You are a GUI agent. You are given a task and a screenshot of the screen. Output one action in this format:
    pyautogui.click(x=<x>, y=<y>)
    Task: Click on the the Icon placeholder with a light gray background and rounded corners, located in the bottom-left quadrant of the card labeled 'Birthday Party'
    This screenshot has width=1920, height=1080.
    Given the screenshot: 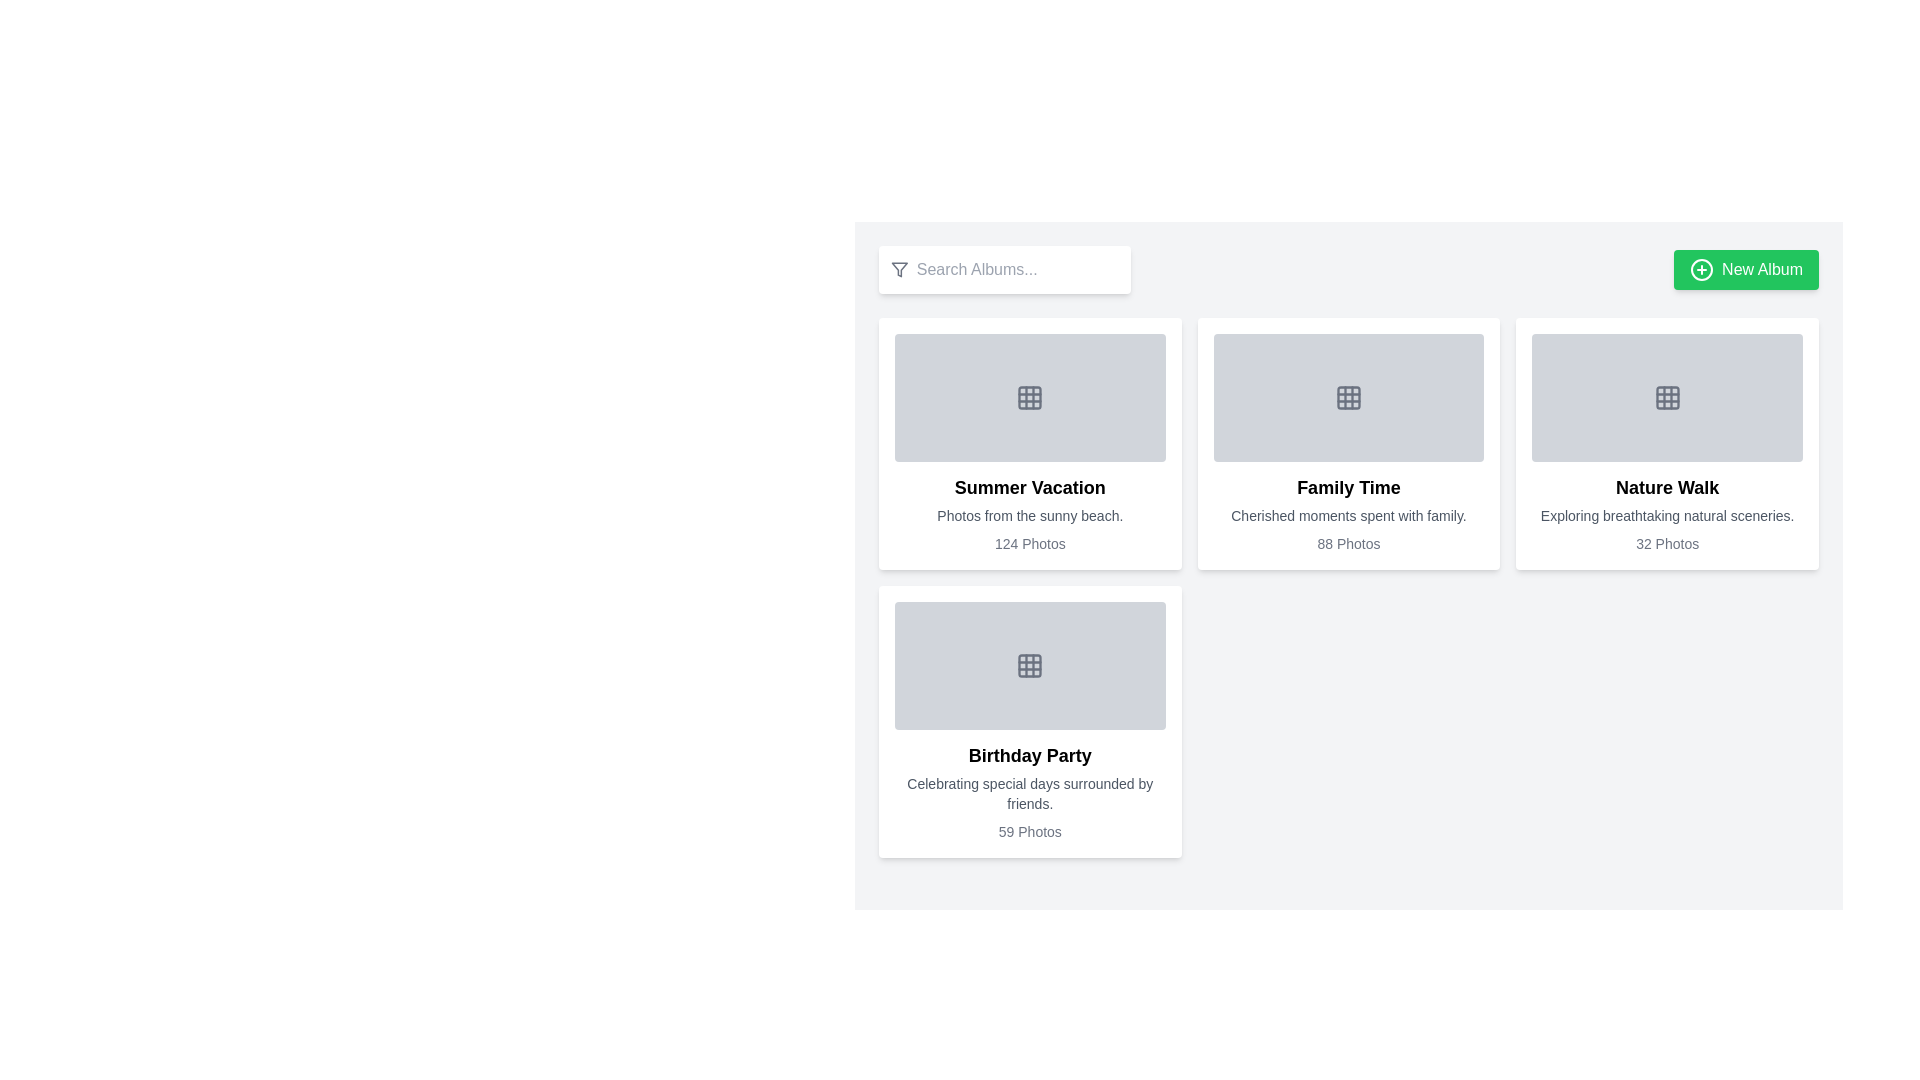 What is the action you would take?
    pyautogui.click(x=1030, y=666)
    